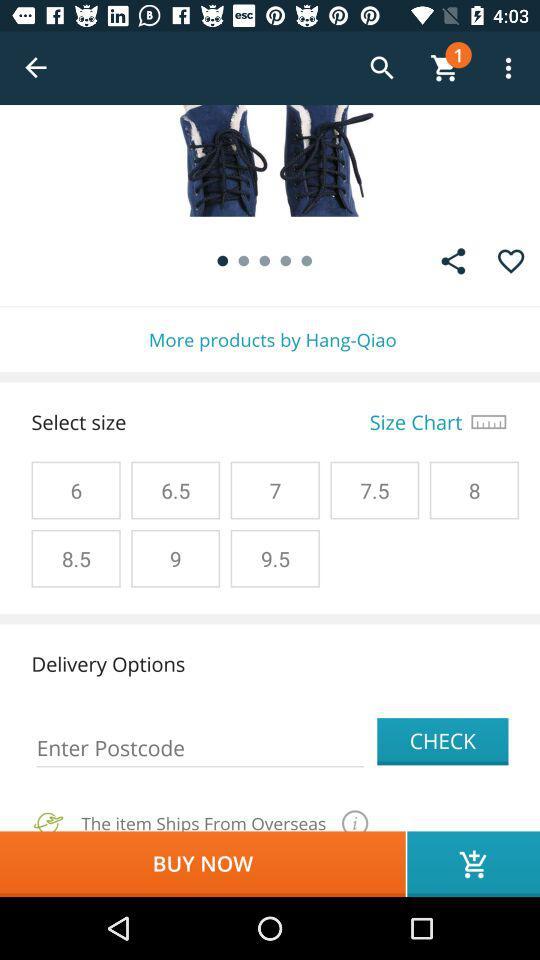 This screenshot has width=540, height=960. What do you see at coordinates (48, 818) in the screenshot?
I see `the logo at left corner bottom left to the item ships from overseas` at bounding box center [48, 818].